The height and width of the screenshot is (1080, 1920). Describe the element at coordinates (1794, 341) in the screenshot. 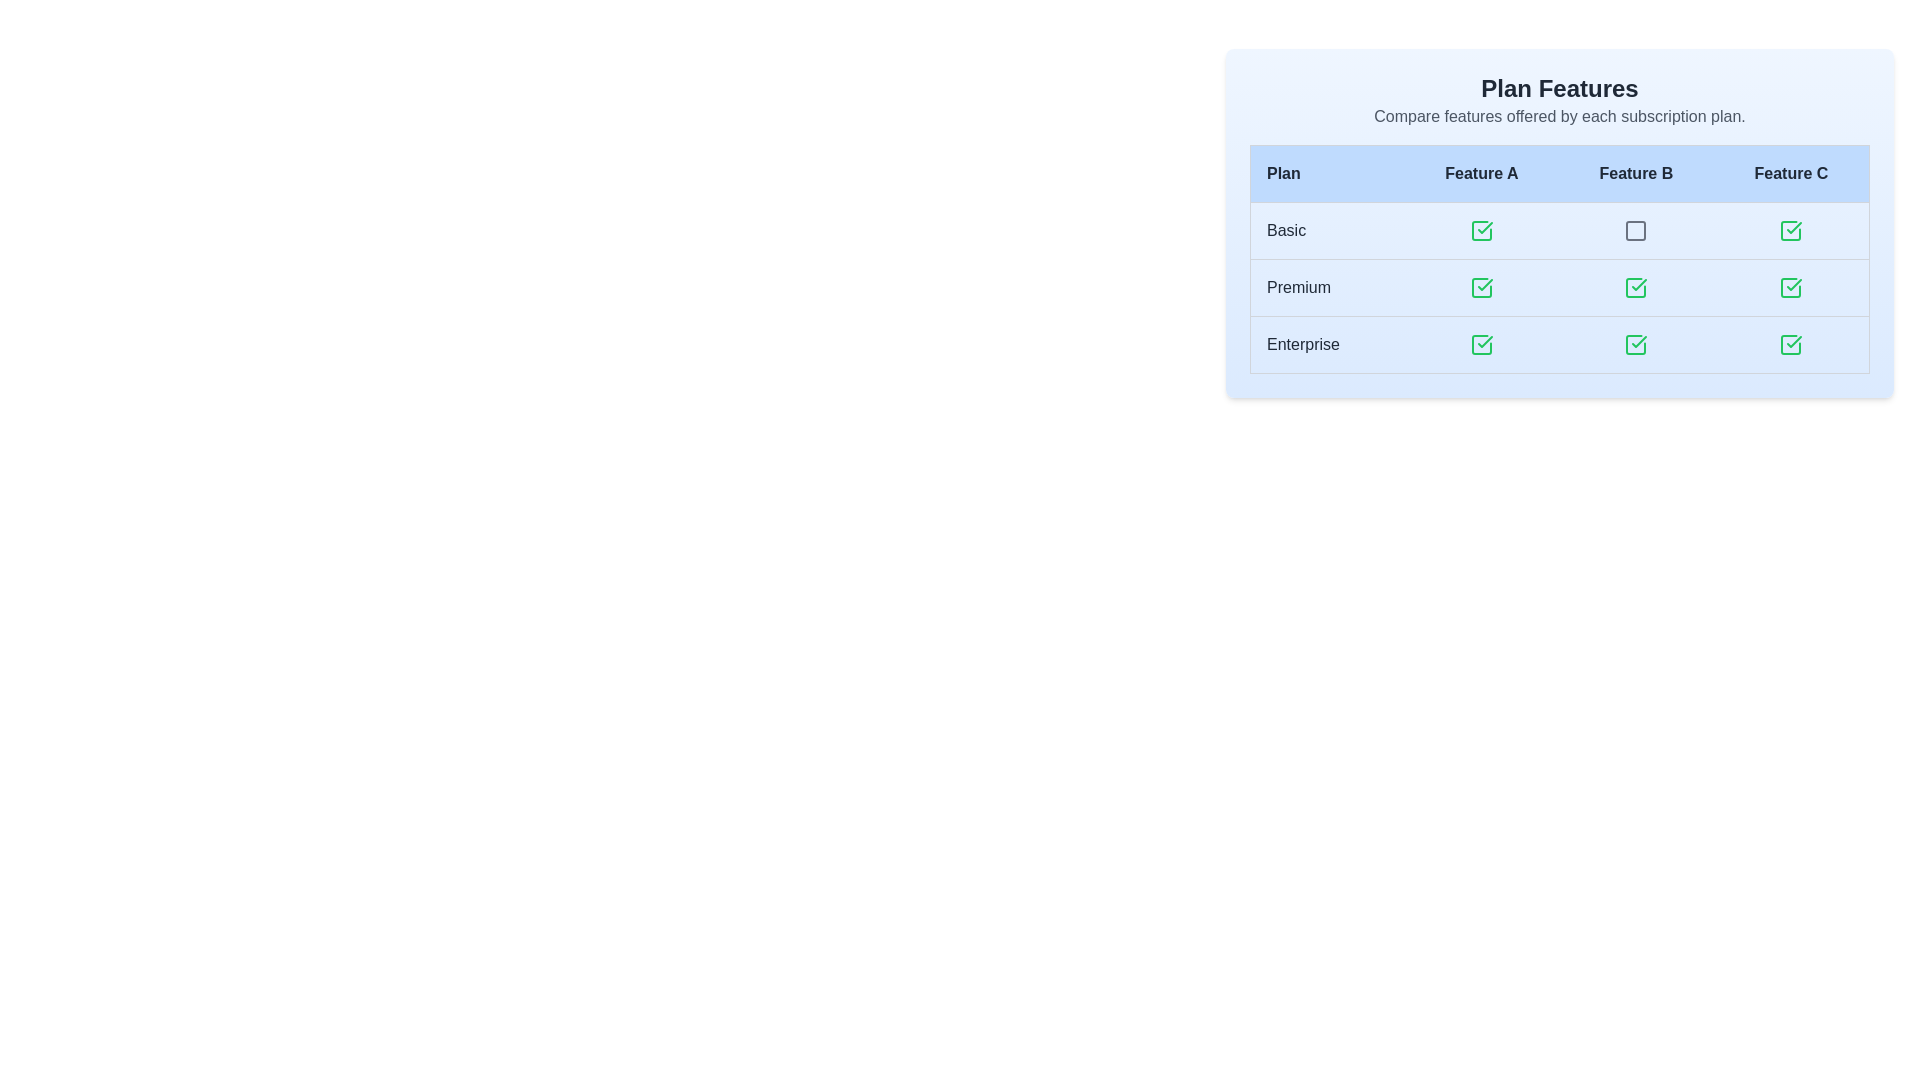

I see `the green checkmark icon in the 'Feature C' column of the 'Enterprise' row in the 'Plan Features' table, indicating confirmation or selection` at that location.